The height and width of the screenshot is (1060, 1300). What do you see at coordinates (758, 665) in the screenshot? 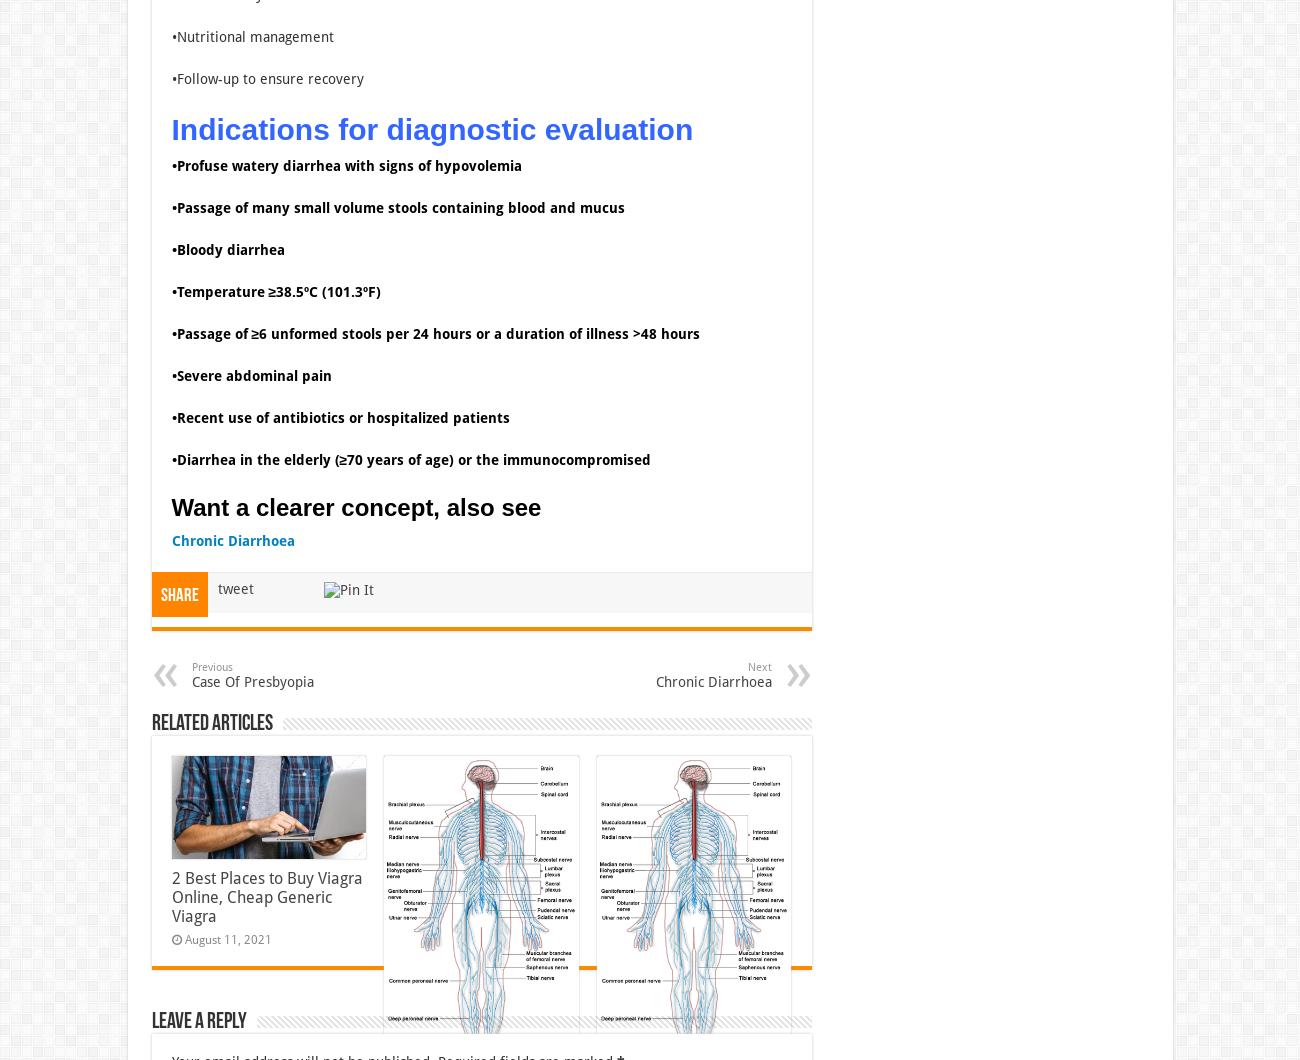
I see `'Next'` at bounding box center [758, 665].